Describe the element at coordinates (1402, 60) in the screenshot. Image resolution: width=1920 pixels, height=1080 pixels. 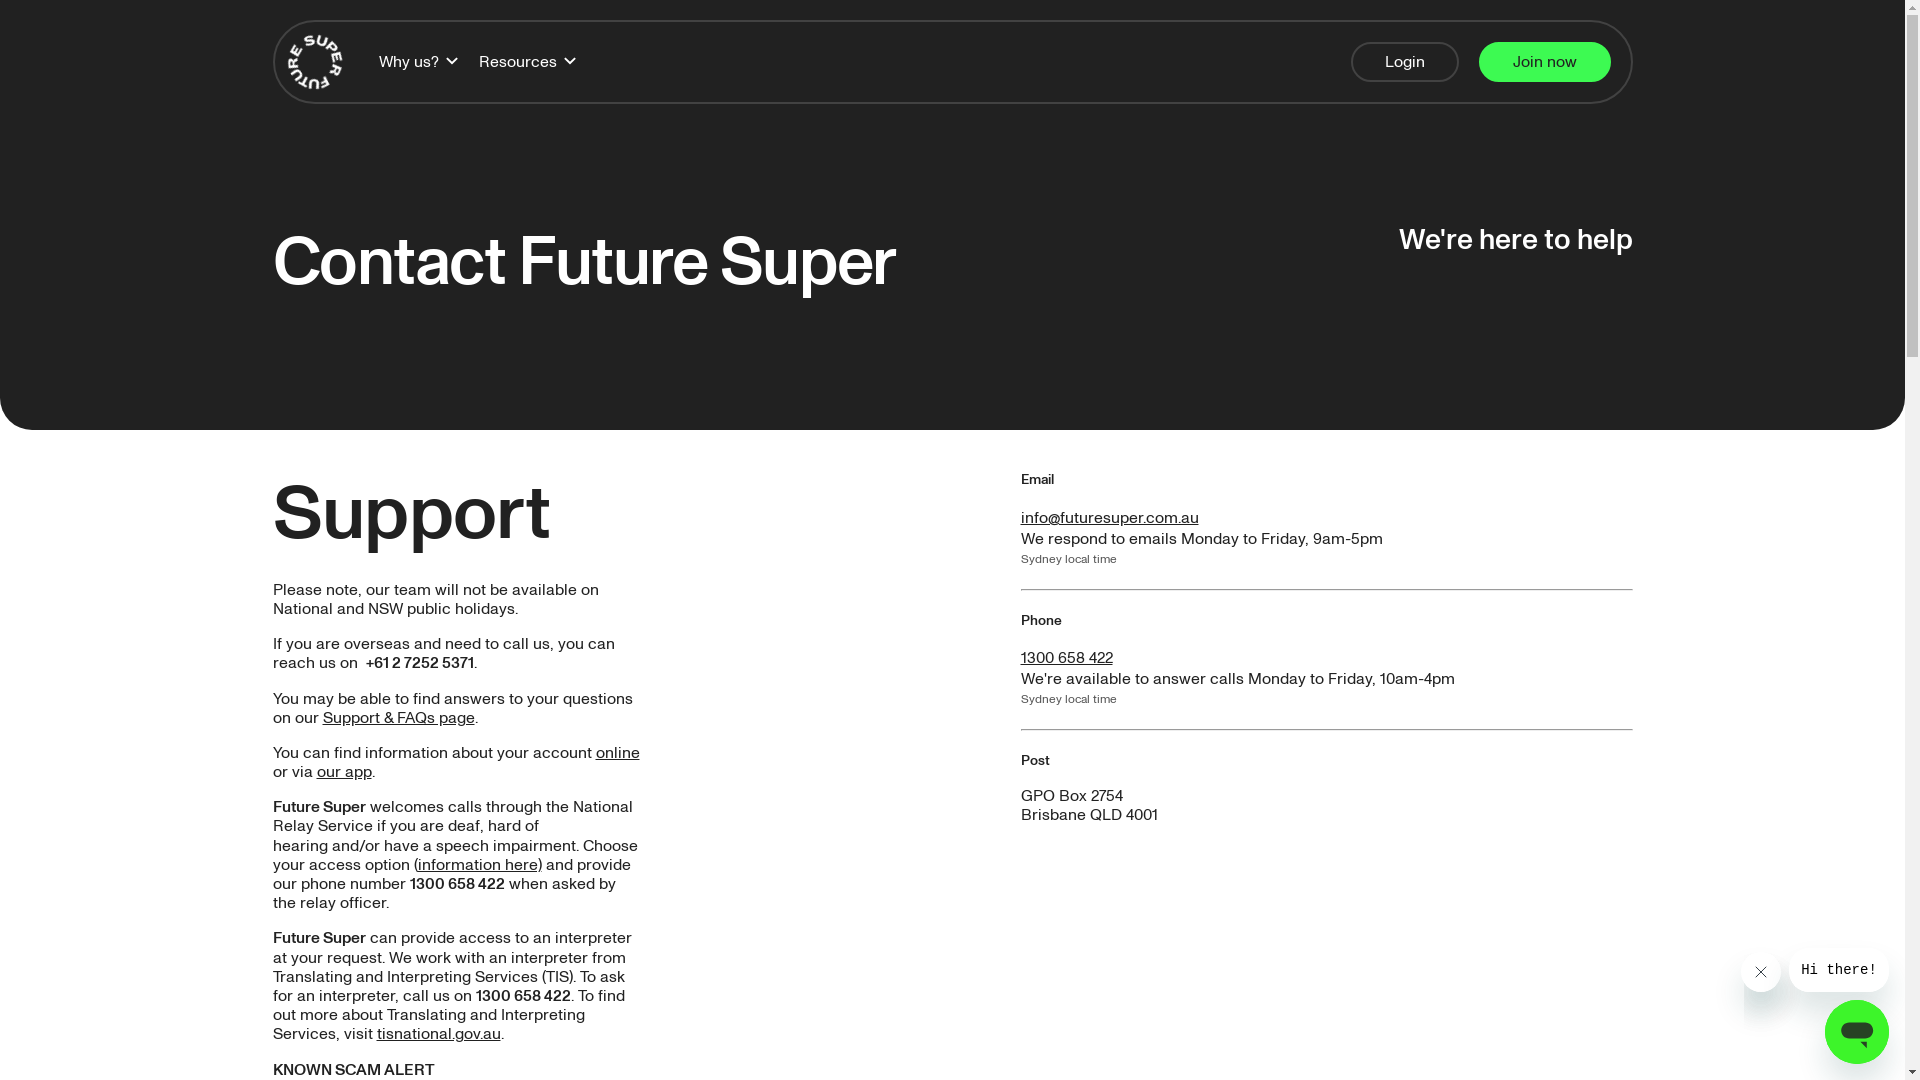
I see `'Login'` at that location.